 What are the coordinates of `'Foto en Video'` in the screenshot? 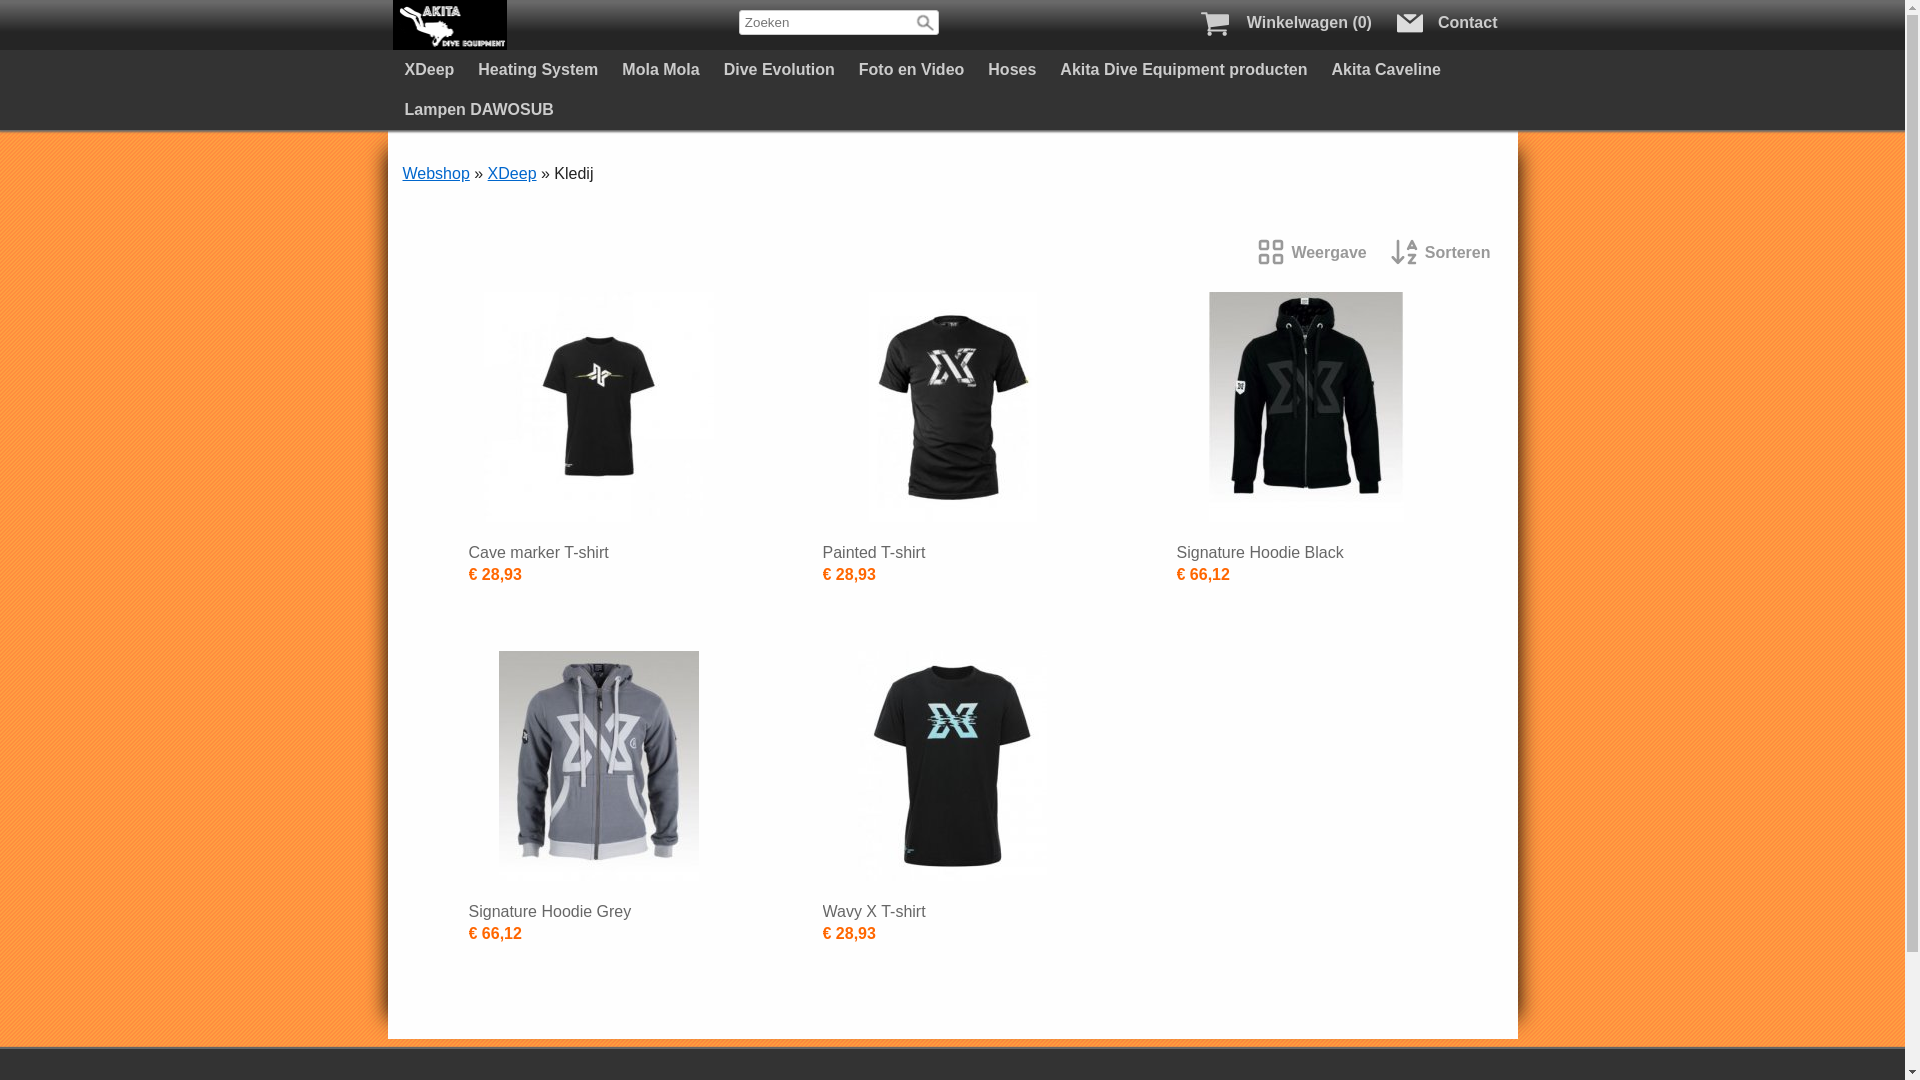 It's located at (846, 68).